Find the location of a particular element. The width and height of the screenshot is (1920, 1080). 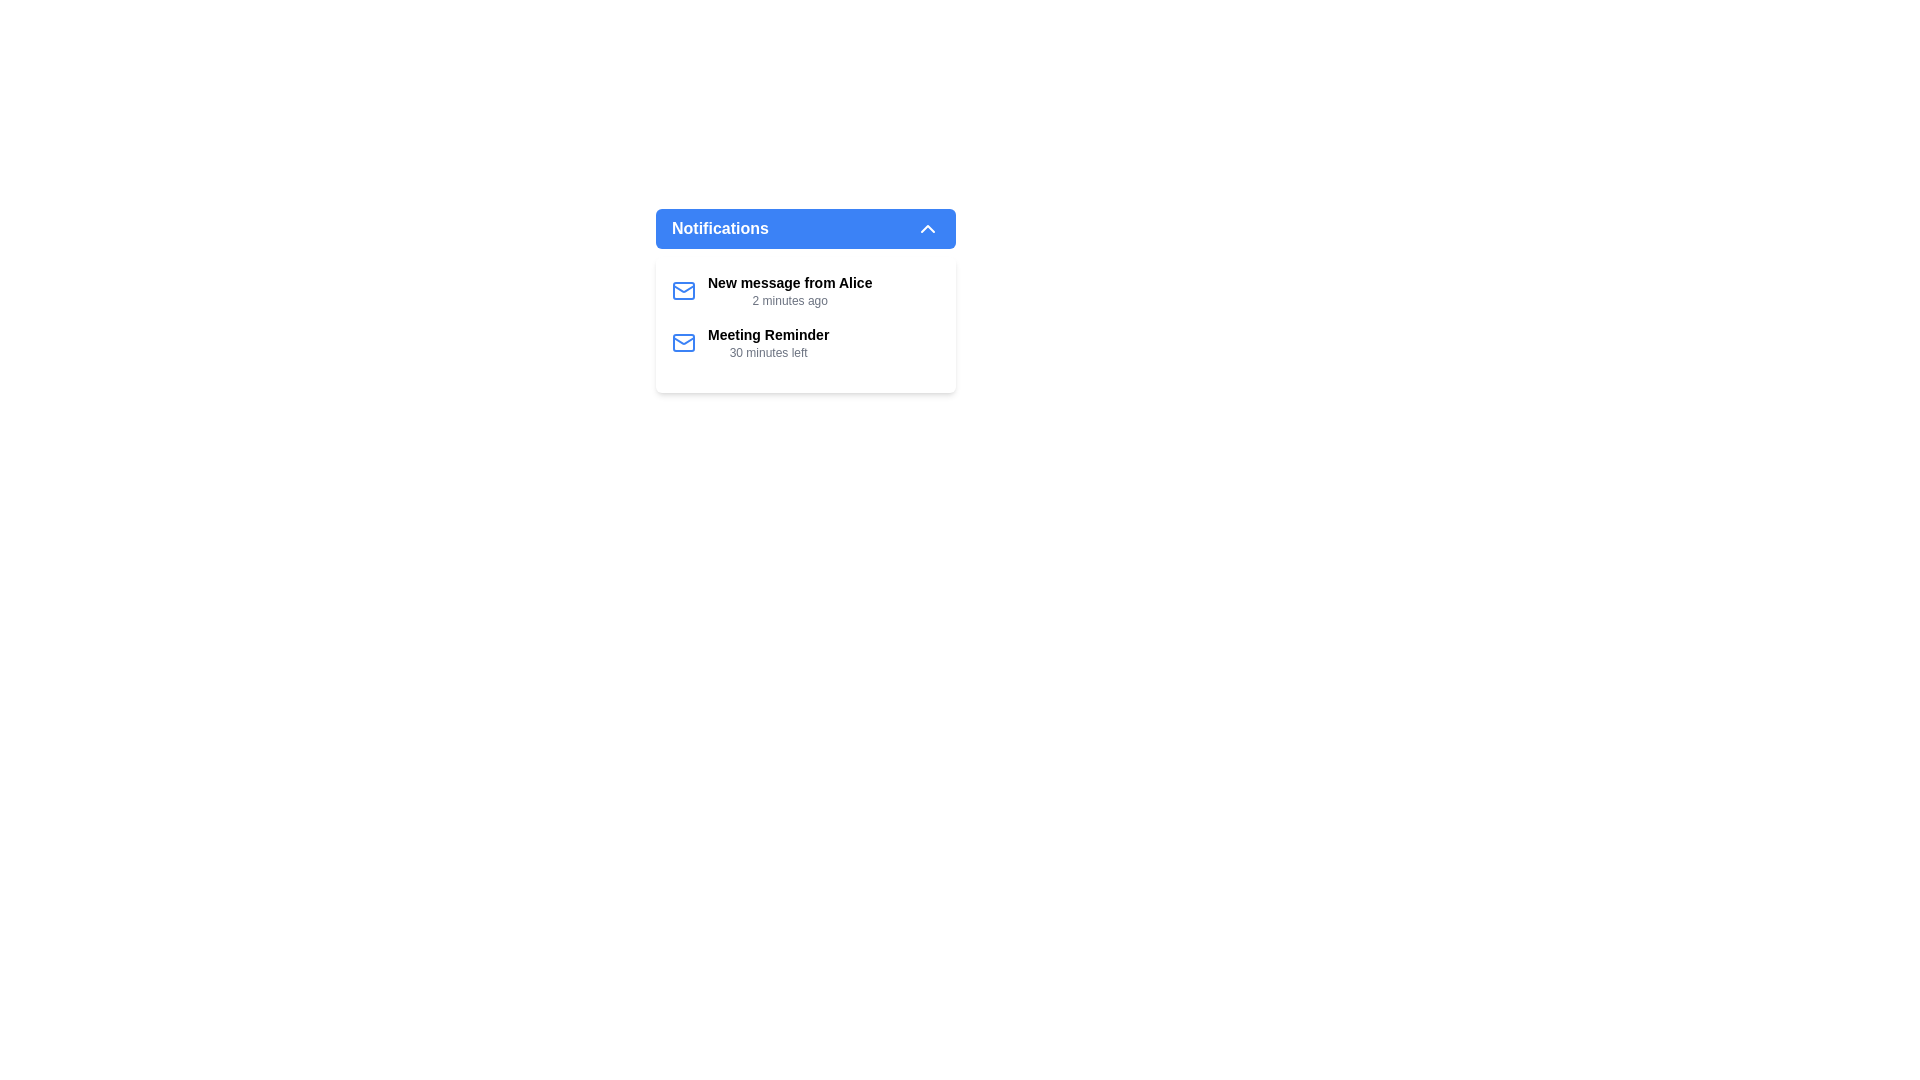

the second notification item in the vertical list within the white notification section is located at coordinates (806, 342).